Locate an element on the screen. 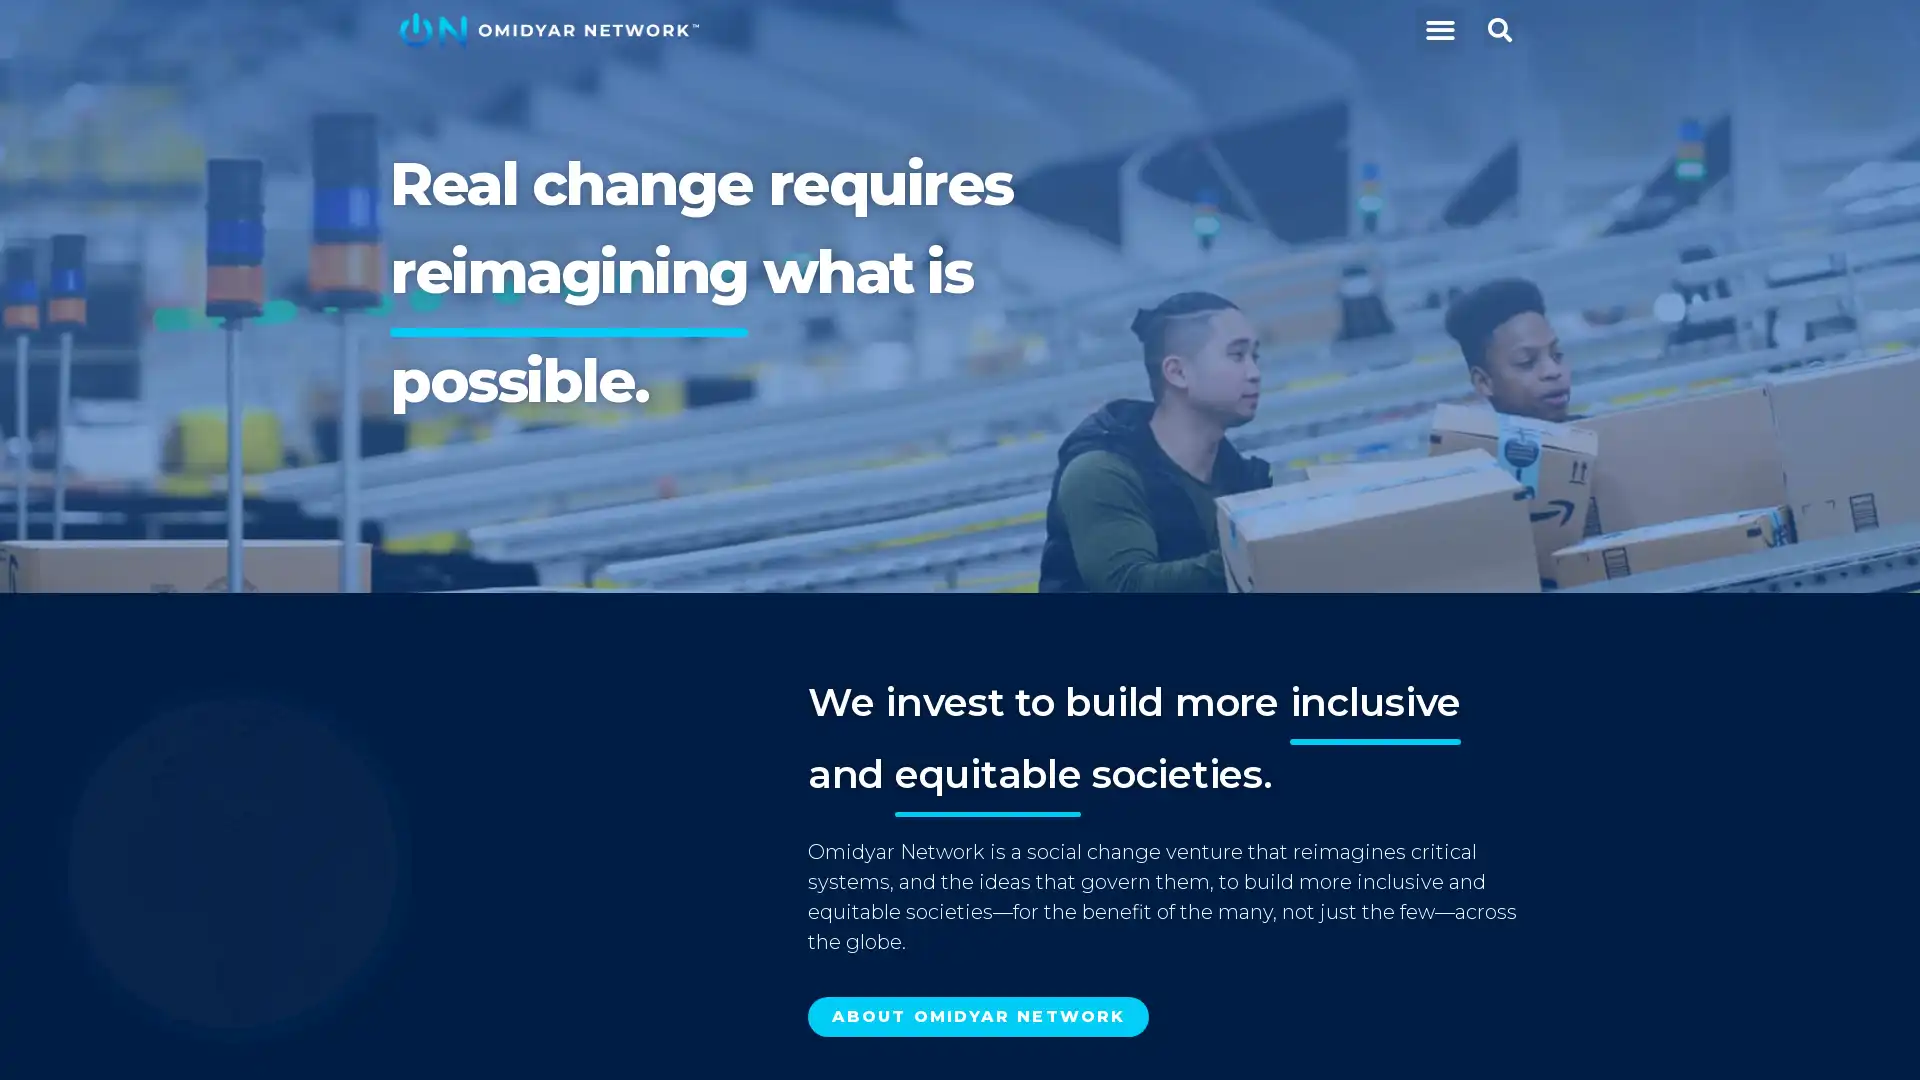 This screenshot has width=1920, height=1080. ABOUT OMIDYAR NETWORK is located at coordinates (978, 1017).